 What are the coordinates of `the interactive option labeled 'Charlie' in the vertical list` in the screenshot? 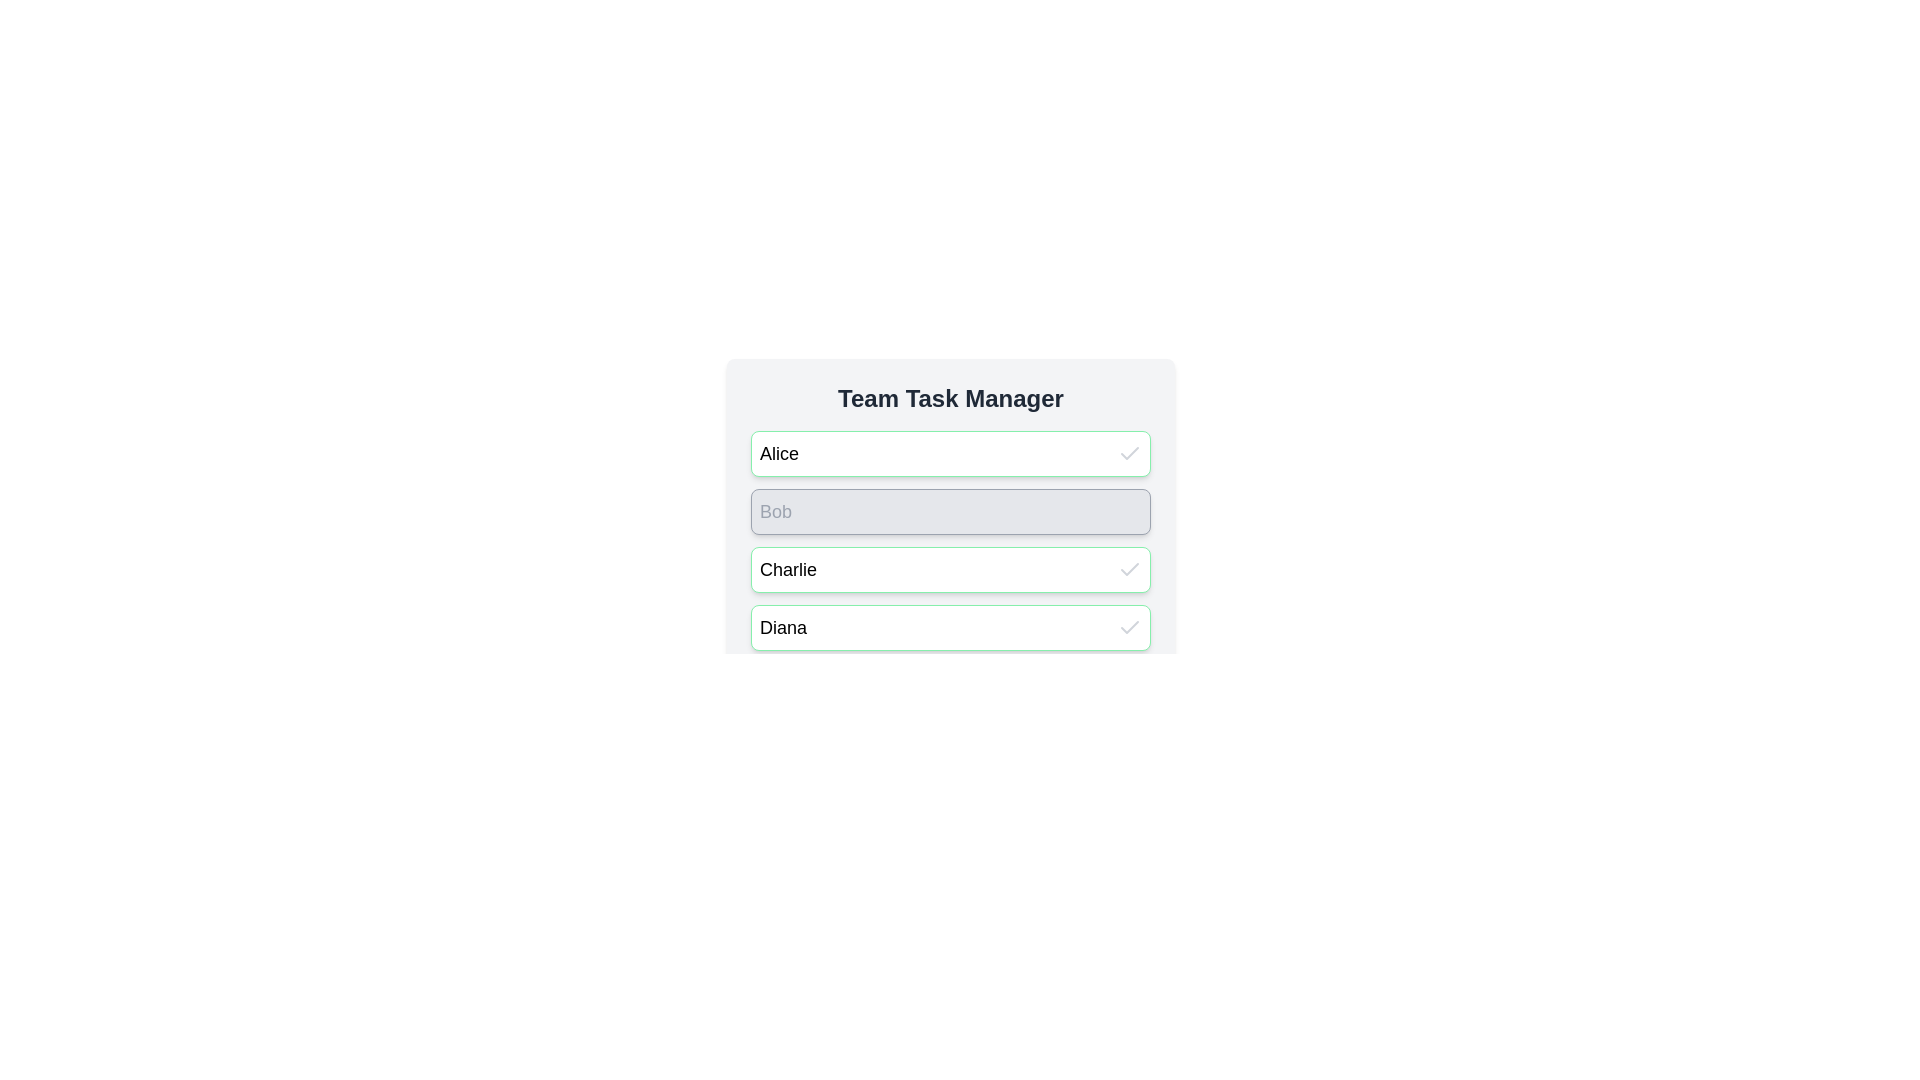 It's located at (949, 570).